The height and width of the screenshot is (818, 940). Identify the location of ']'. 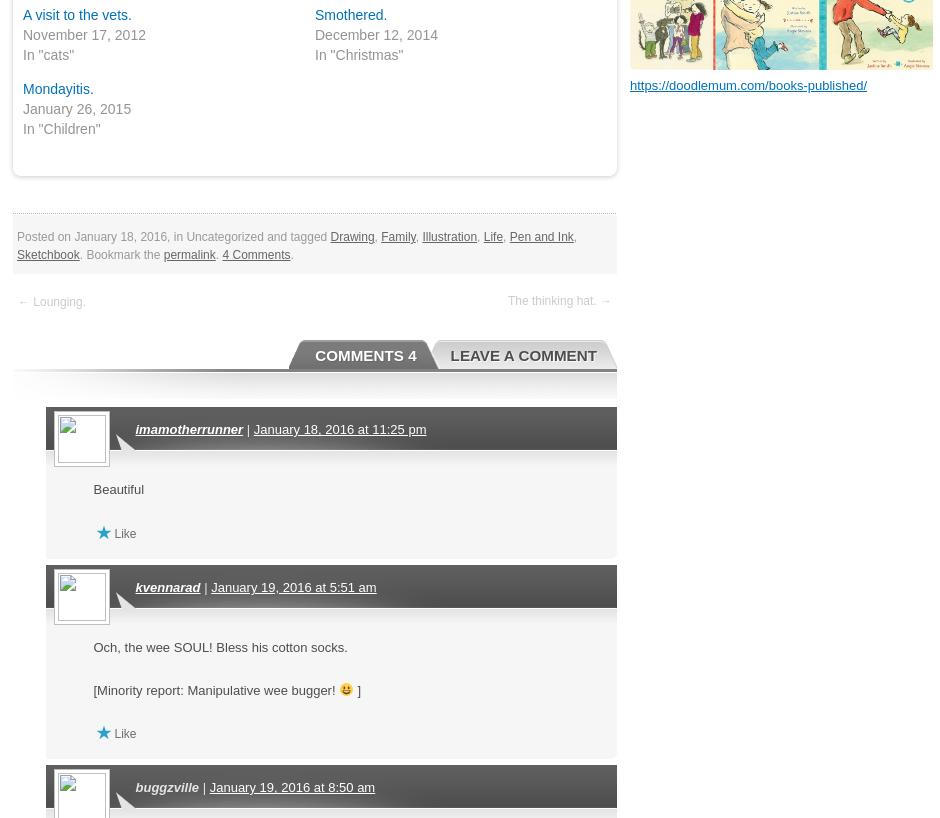
(356, 688).